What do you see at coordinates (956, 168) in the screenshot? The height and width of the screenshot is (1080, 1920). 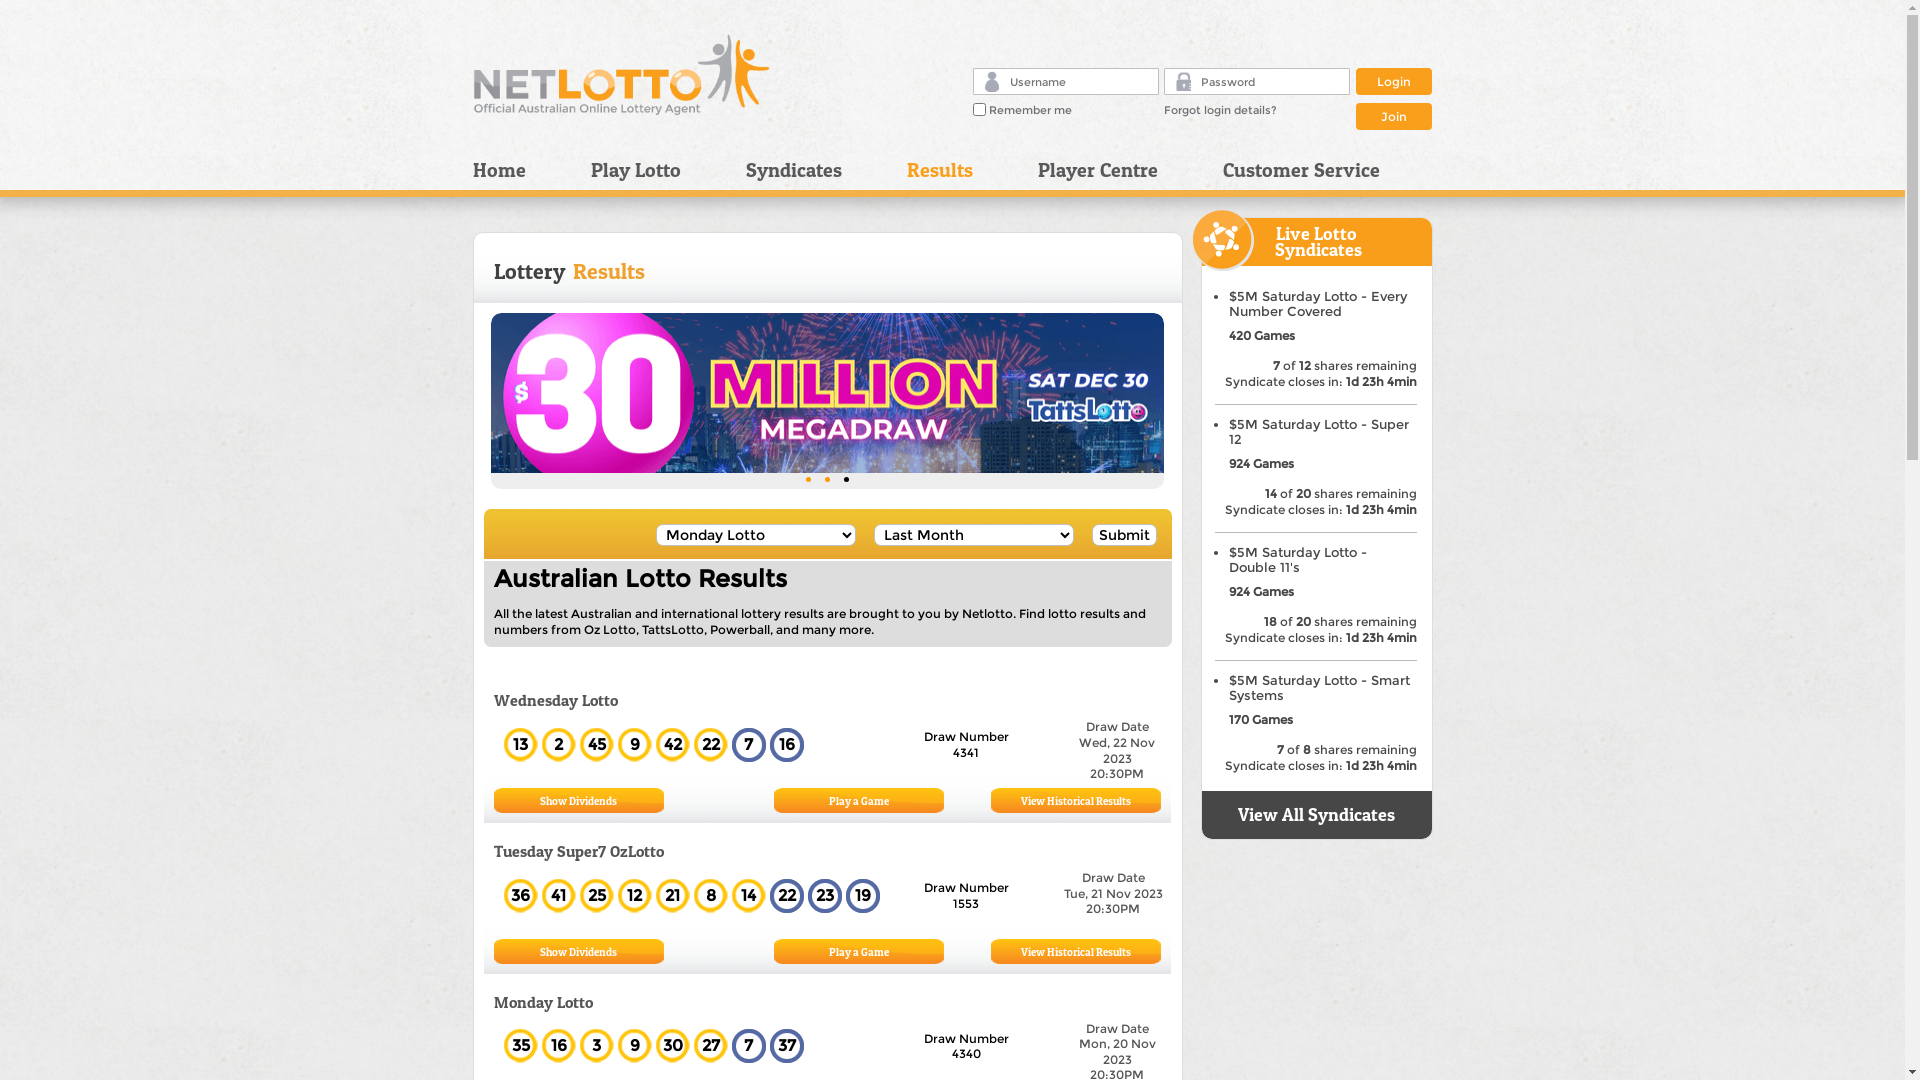 I see `'Results'` at bounding box center [956, 168].